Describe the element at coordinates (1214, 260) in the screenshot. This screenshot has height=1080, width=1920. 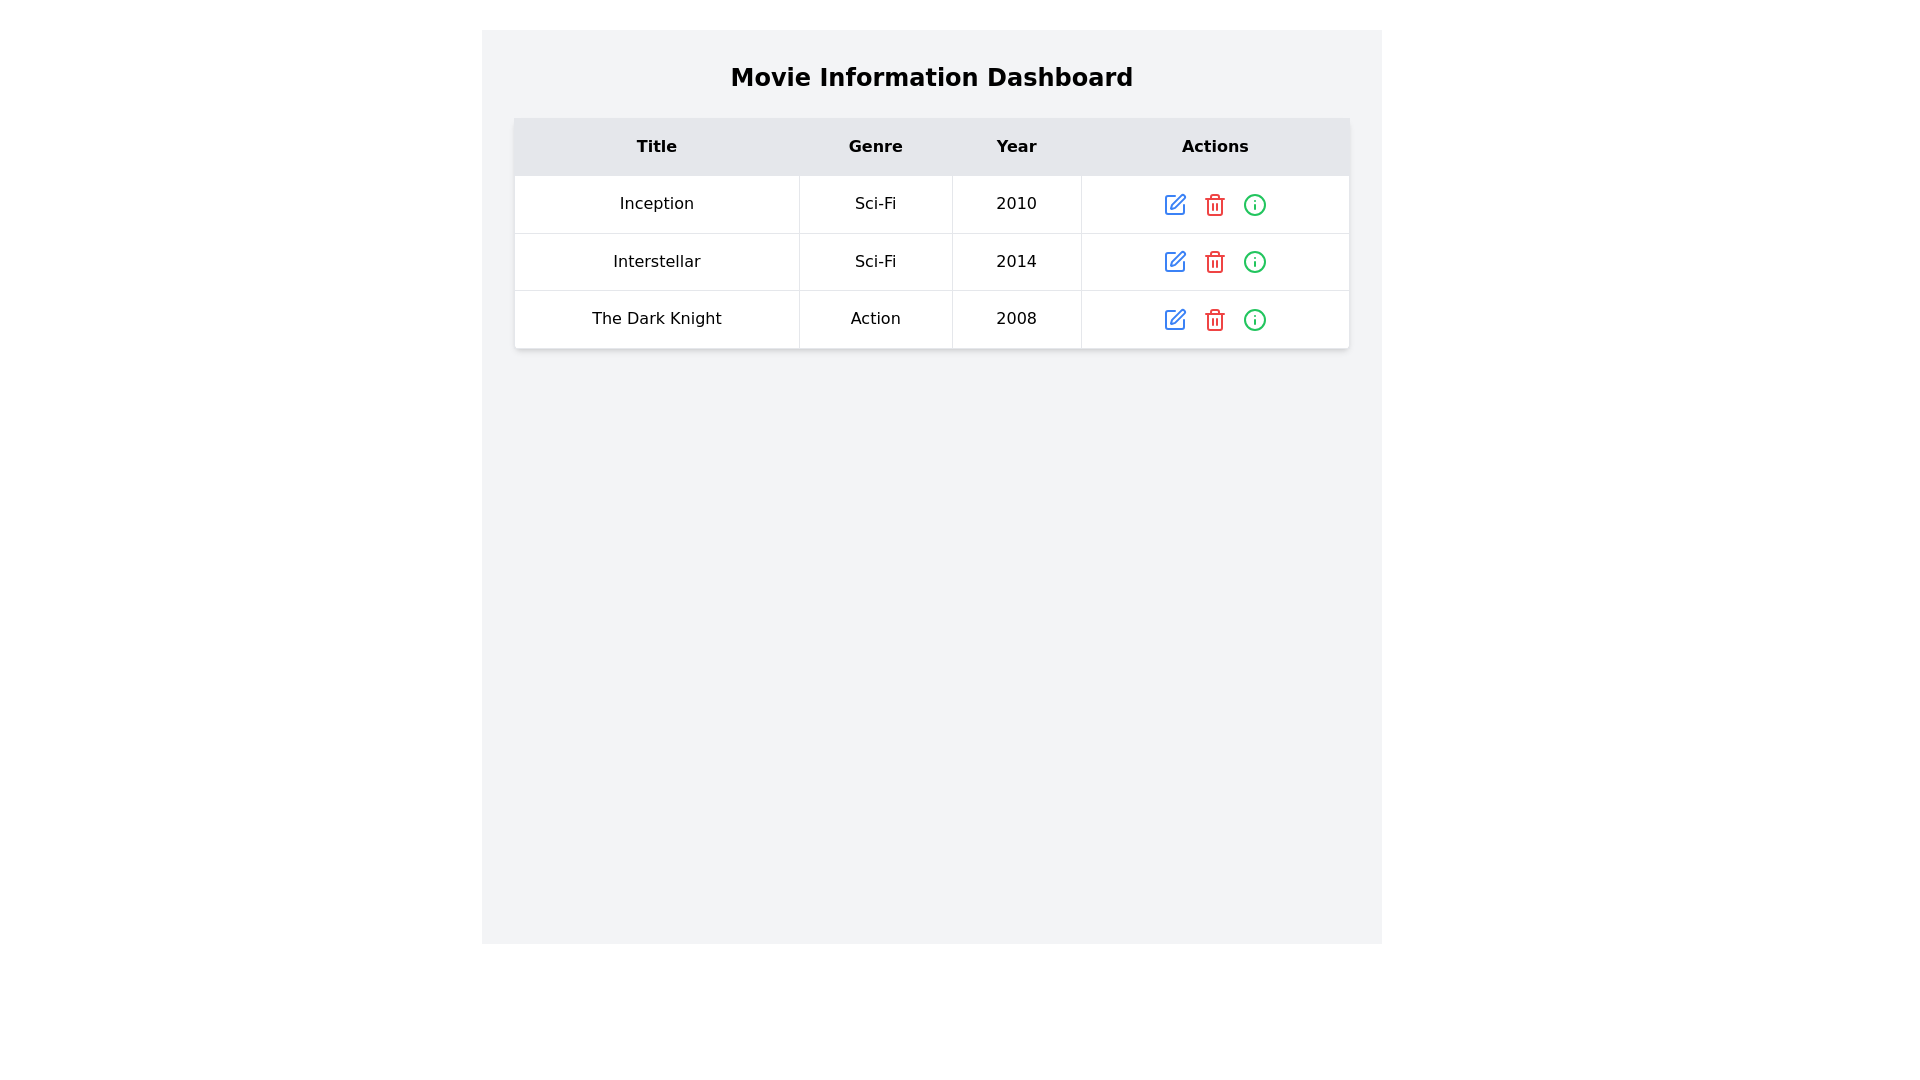
I see `the red trashcan icon button in the 'Actions' column of the second item in the table` at that location.